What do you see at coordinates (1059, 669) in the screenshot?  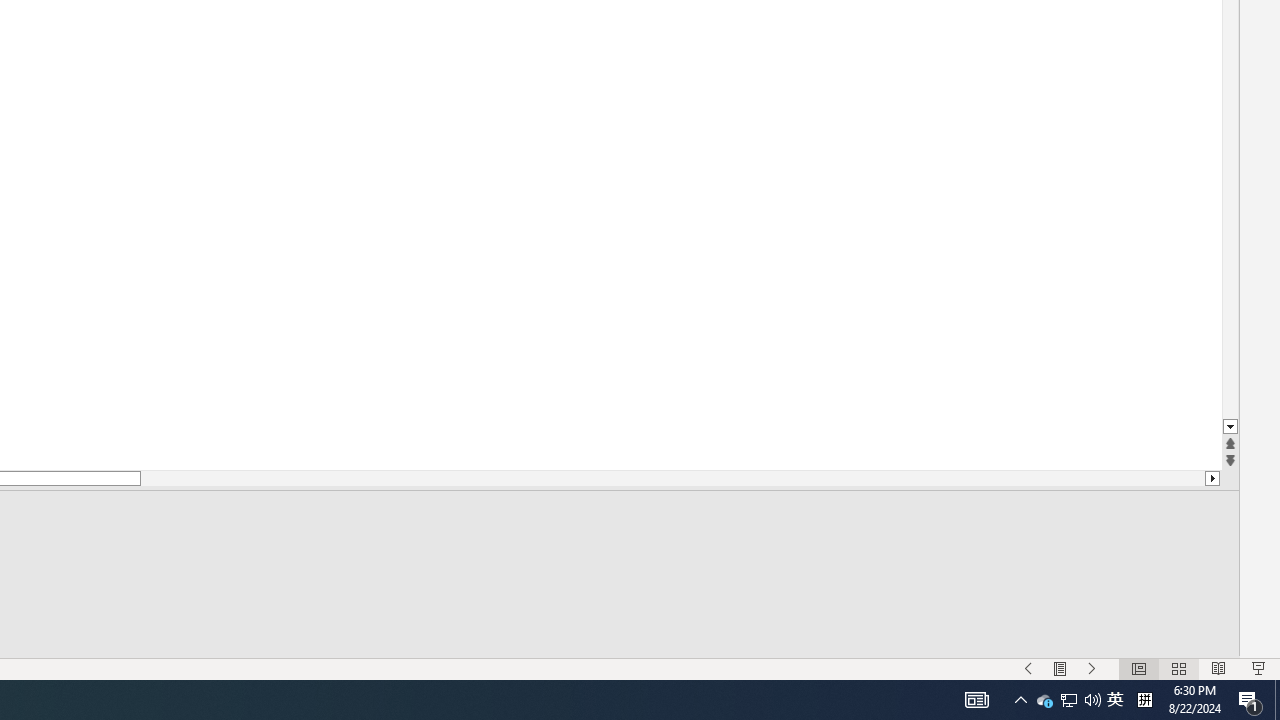 I see `'Menu On'` at bounding box center [1059, 669].